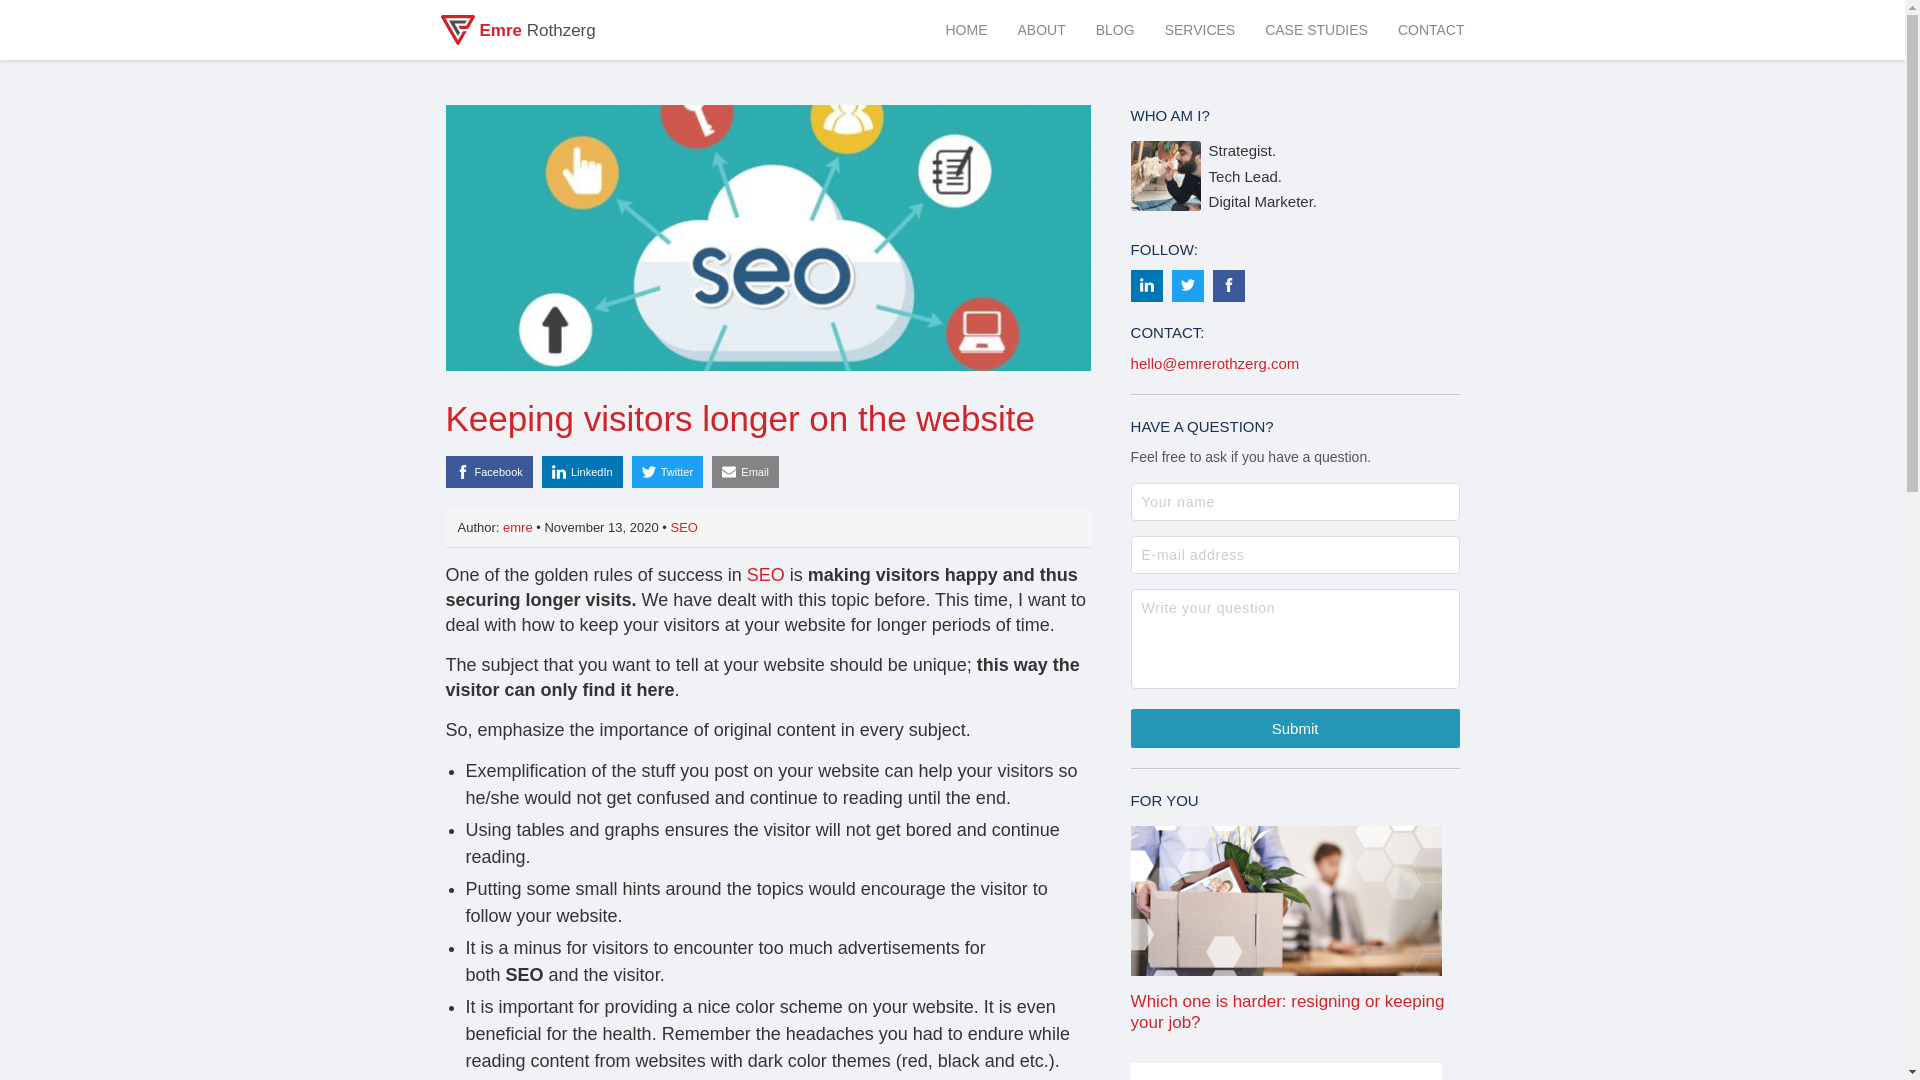 The width and height of the screenshot is (1920, 1080). I want to click on 'Twitter', so click(631, 471).